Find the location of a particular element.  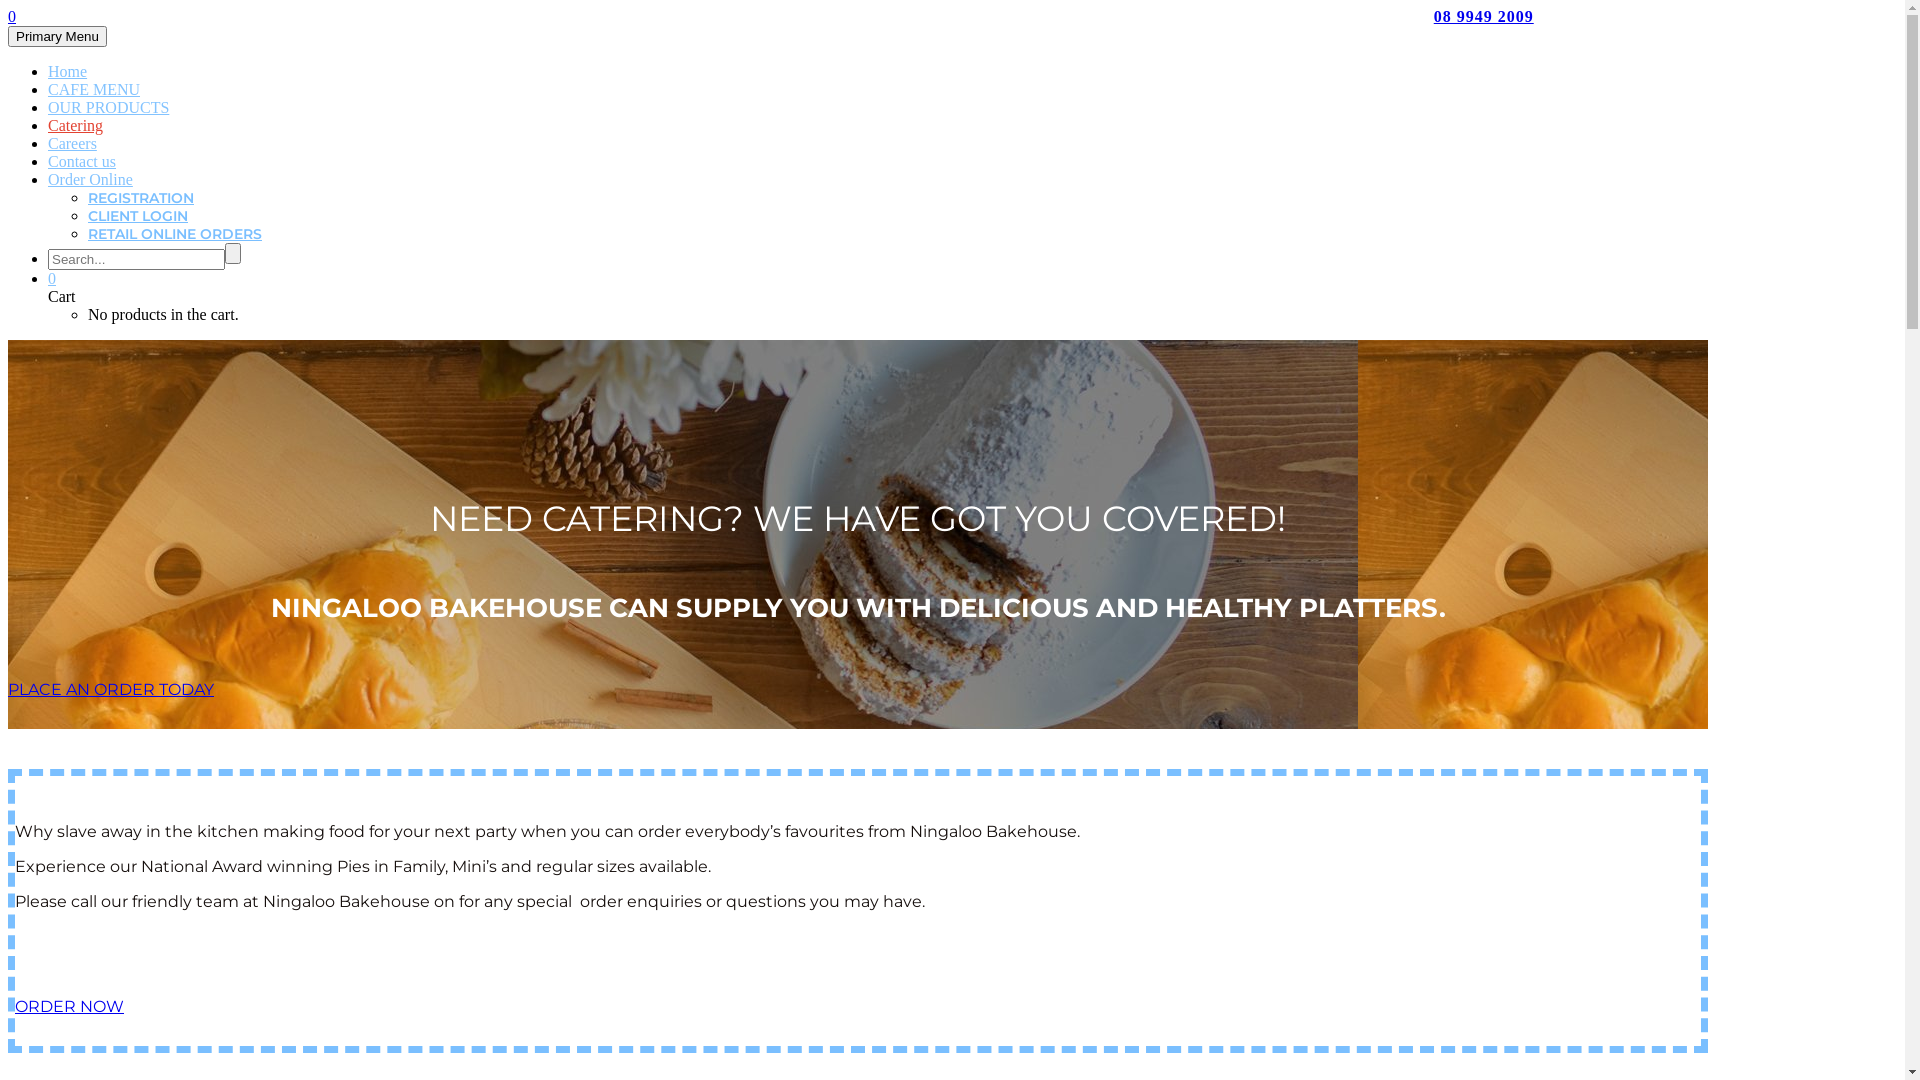

'orders@ningaloobakehouse.com.au' is located at coordinates (1569, 34).